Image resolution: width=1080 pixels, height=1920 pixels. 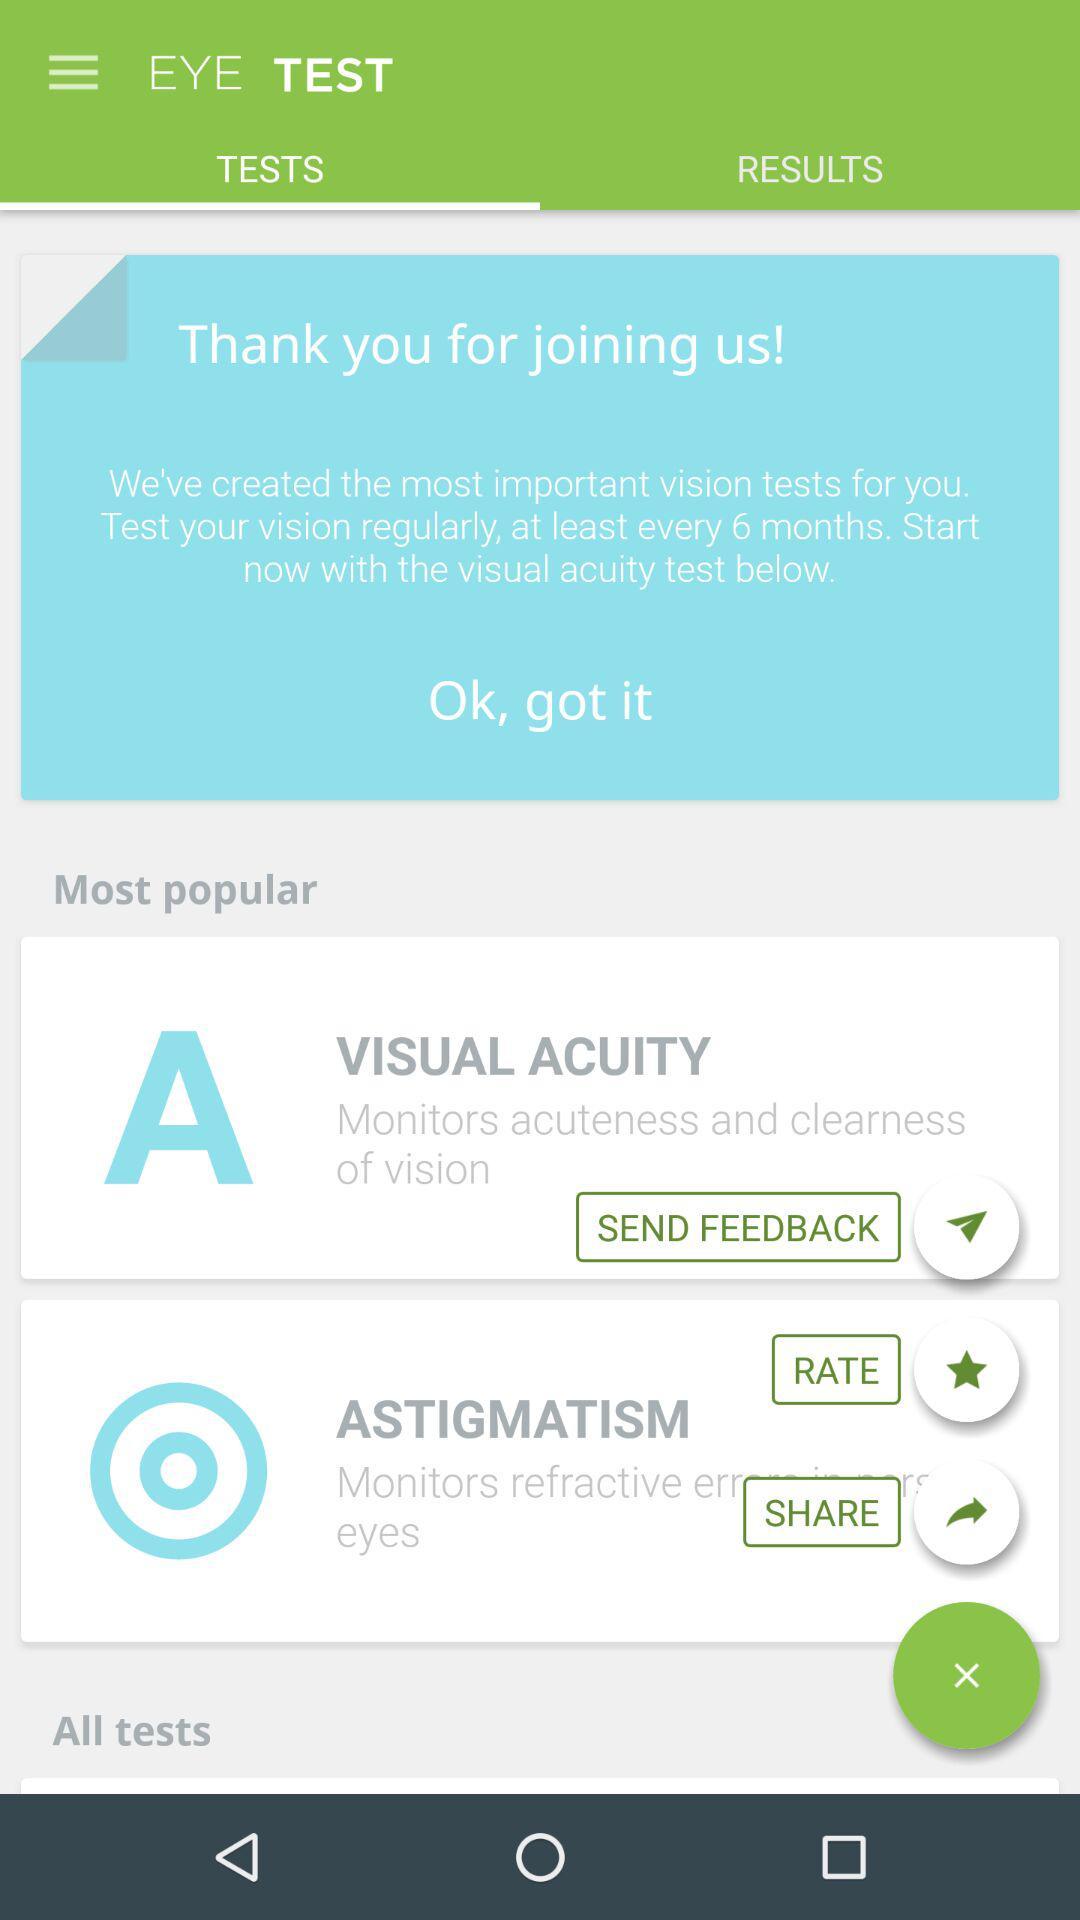 What do you see at coordinates (965, 1675) in the screenshot?
I see `close` at bounding box center [965, 1675].